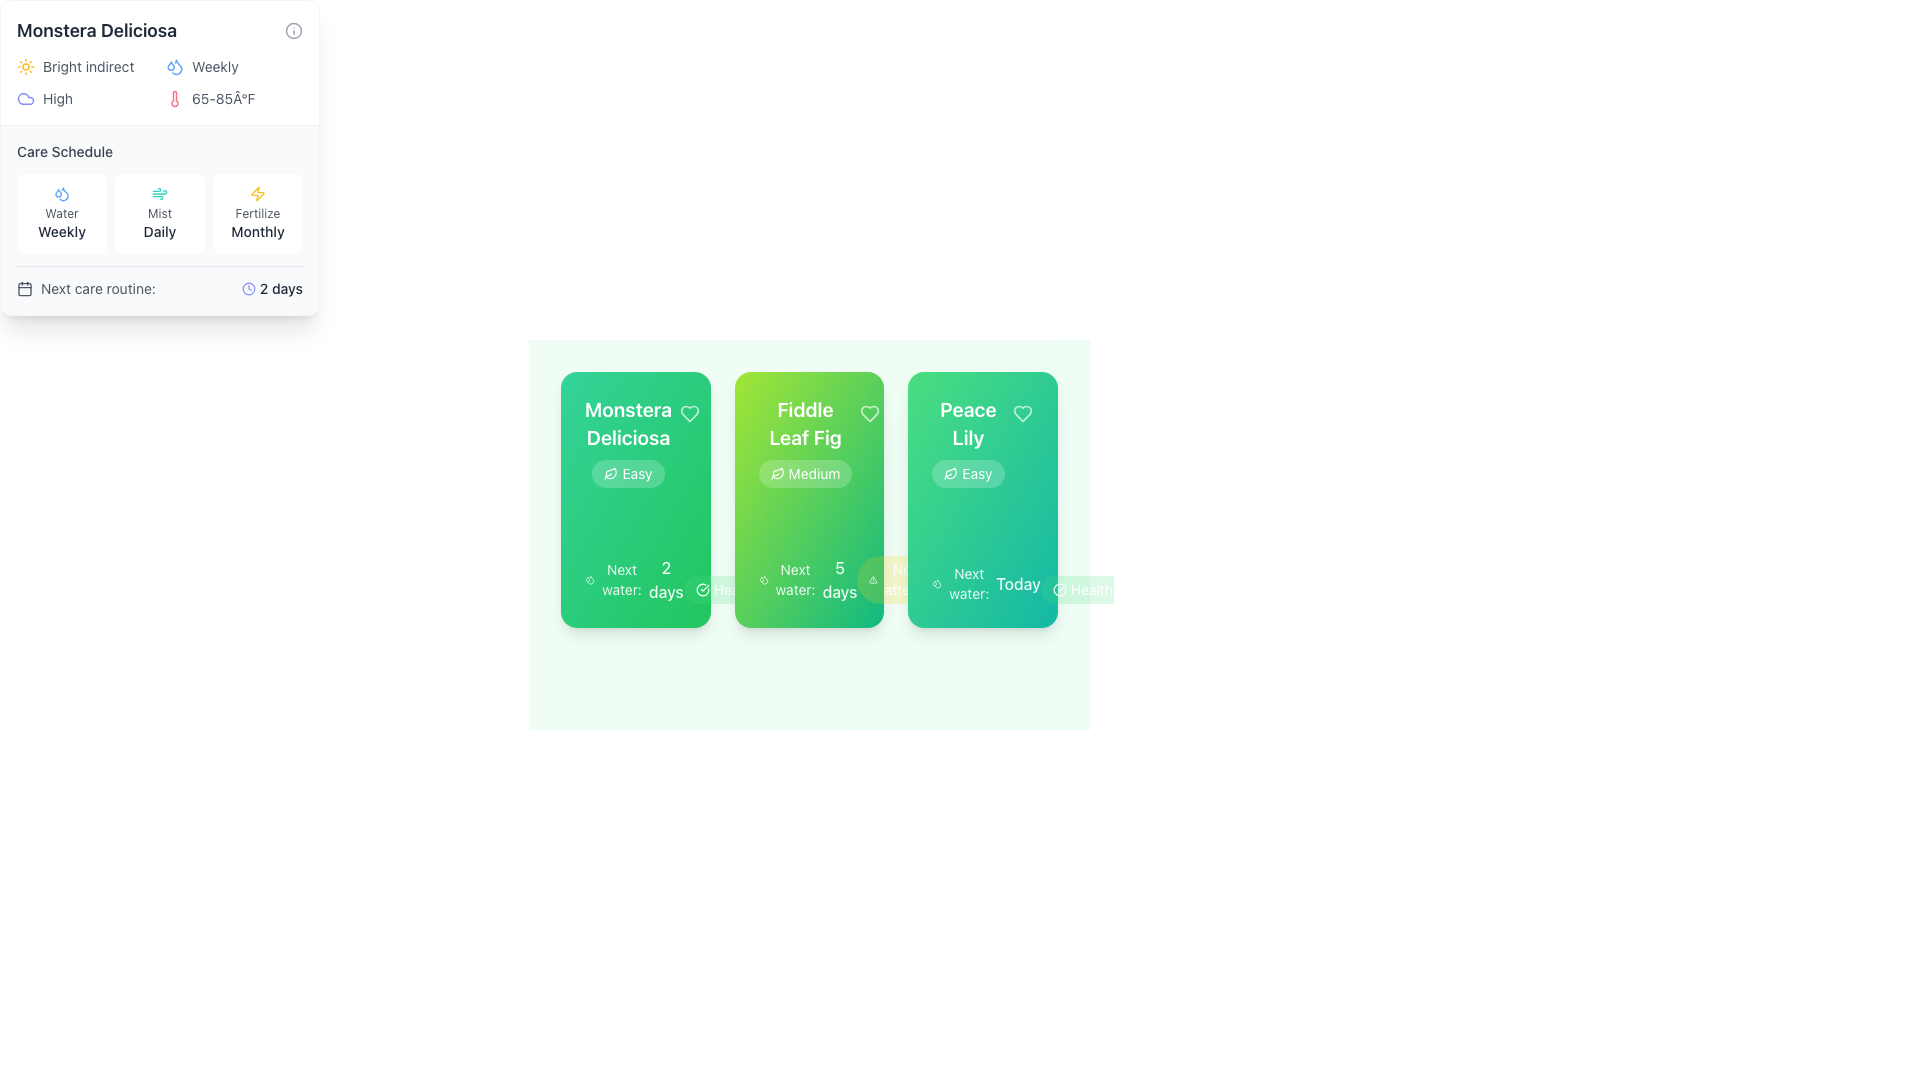 This screenshot has width=1920, height=1080. What do you see at coordinates (1022, 412) in the screenshot?
I see `the heart-shaped icon in the top-right corner of the 'Peace Lily' card` at bounding box center [1022, 412].